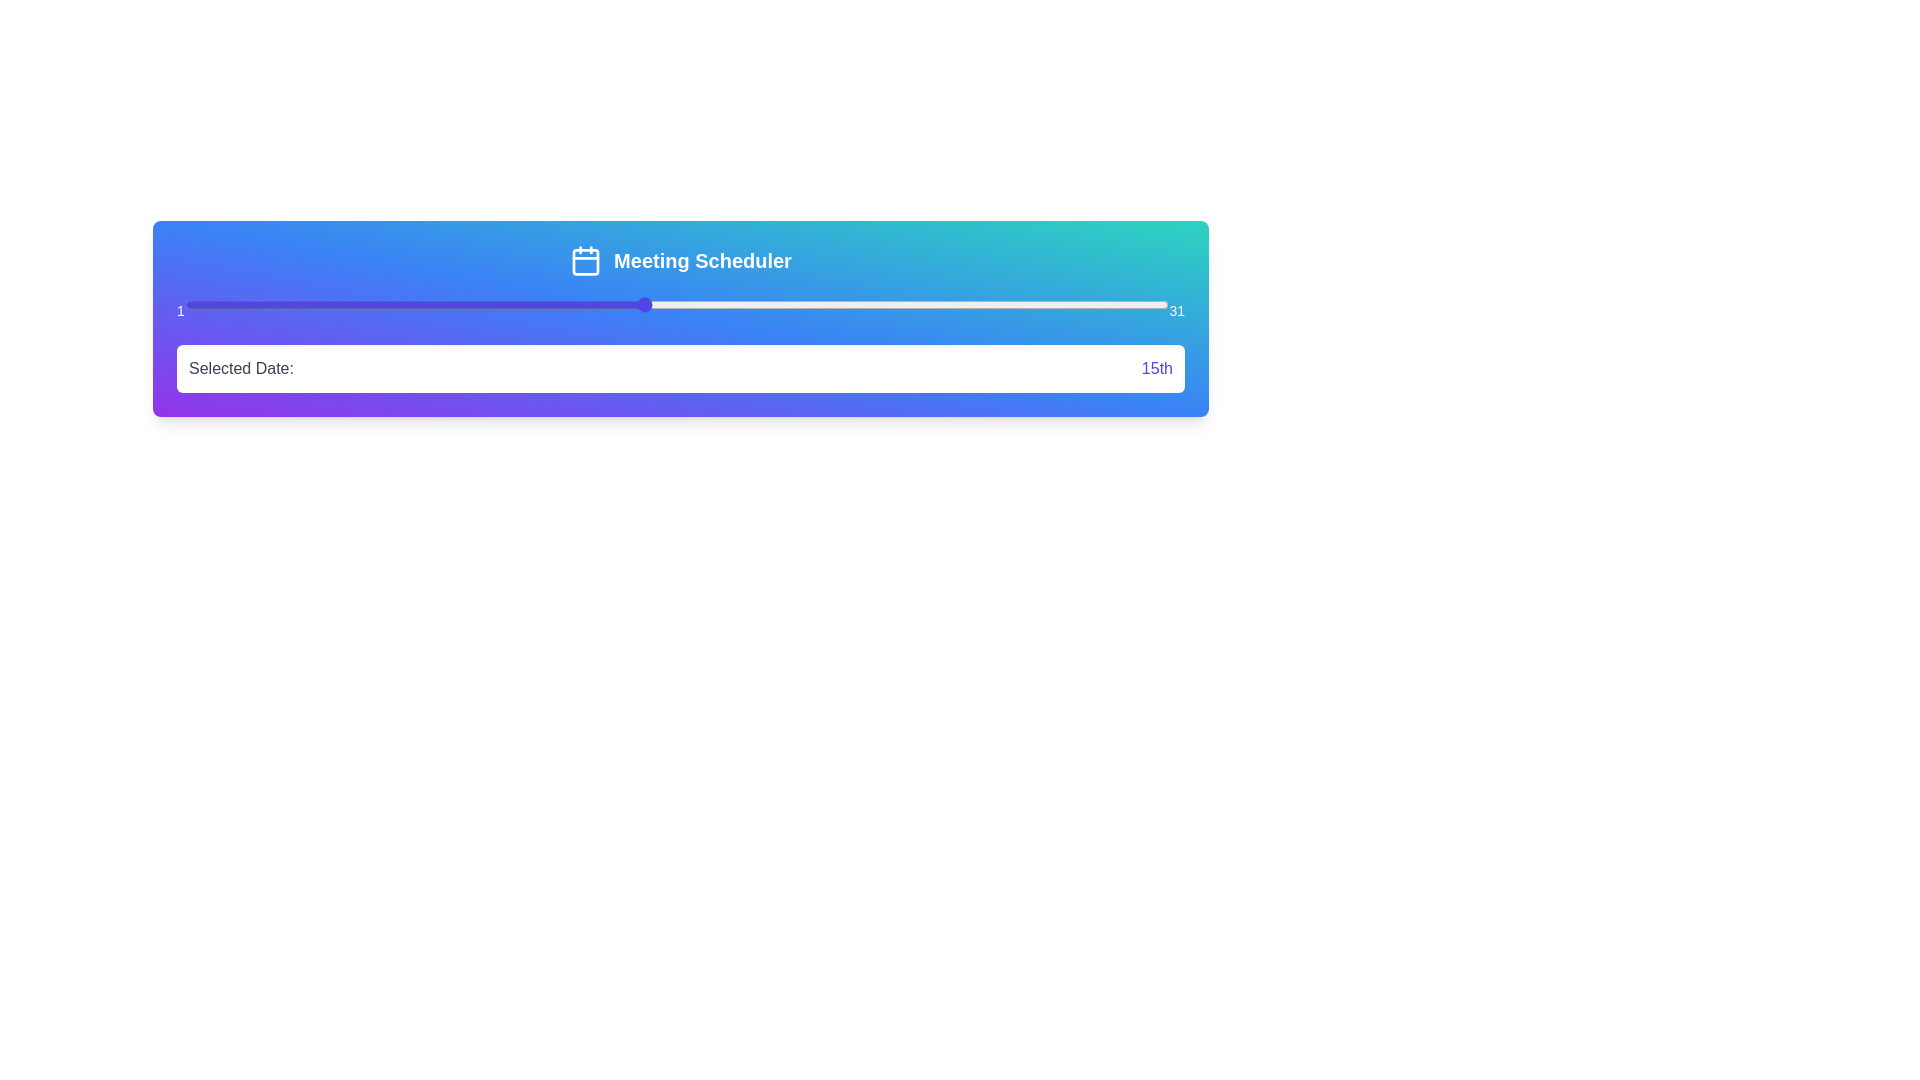 This screenshot has width=1920, height=1080. What do you see at coordinates (585, 260) in the screenshot?
I see `the calendar icon located at the top-left of the 'Meeting Scheduler' component` at bounding box center [585, 260].